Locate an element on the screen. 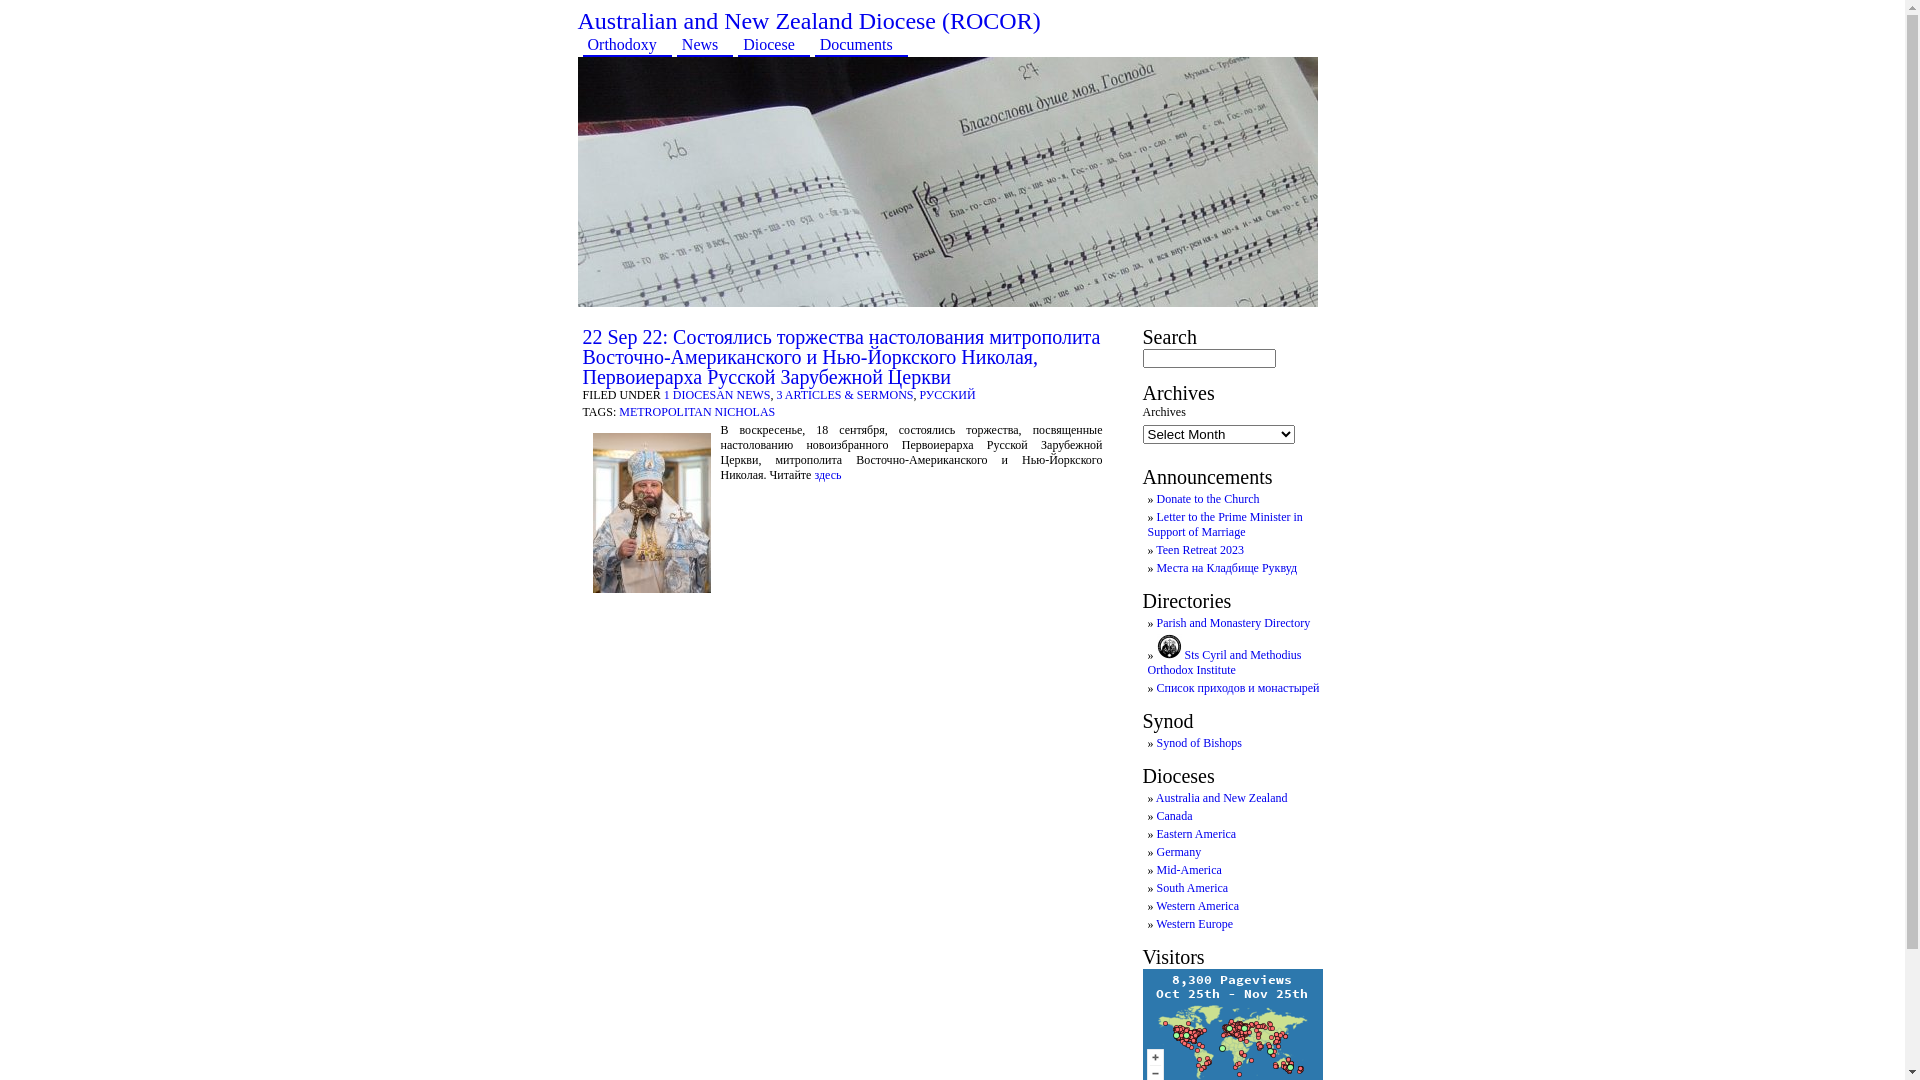  'Parish and Monastery Directory' is located at coordinates (1232, 622).